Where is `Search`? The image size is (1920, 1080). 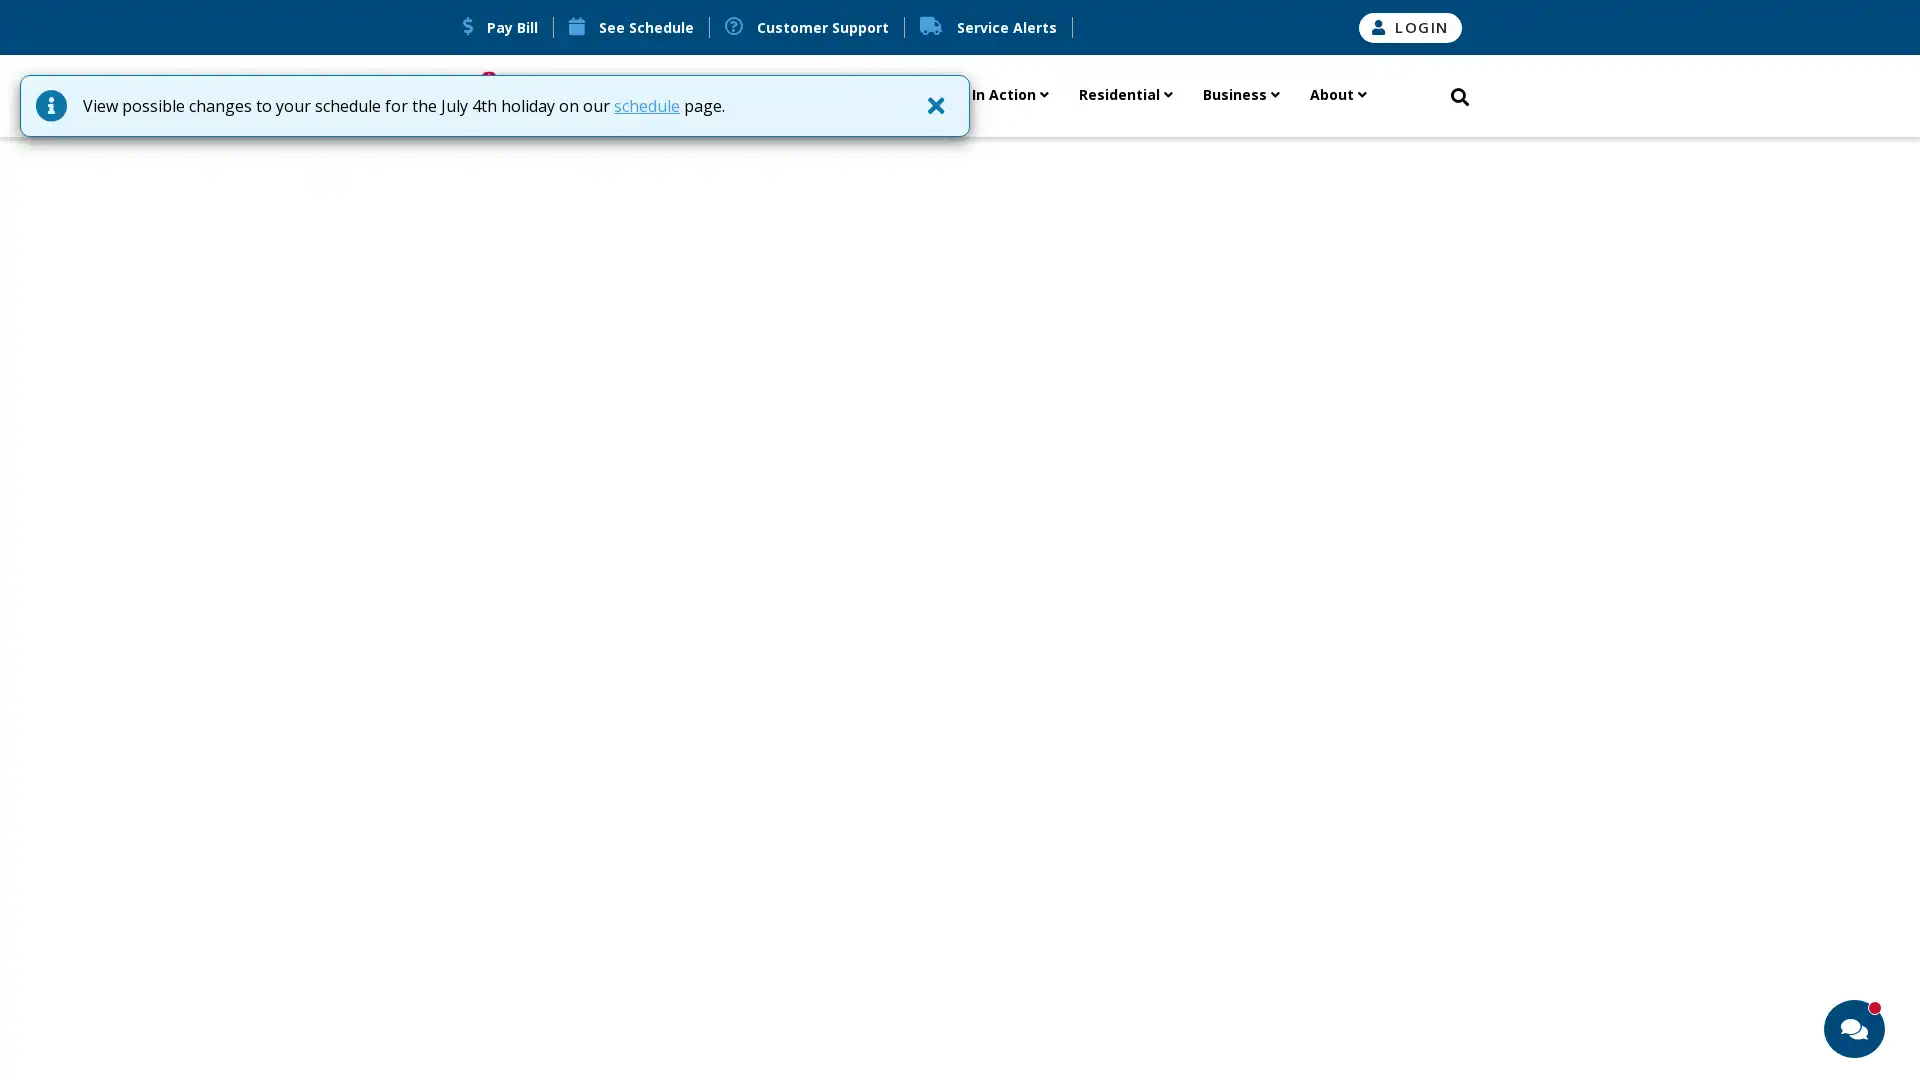
Search is located at coordinates (1448, 97).